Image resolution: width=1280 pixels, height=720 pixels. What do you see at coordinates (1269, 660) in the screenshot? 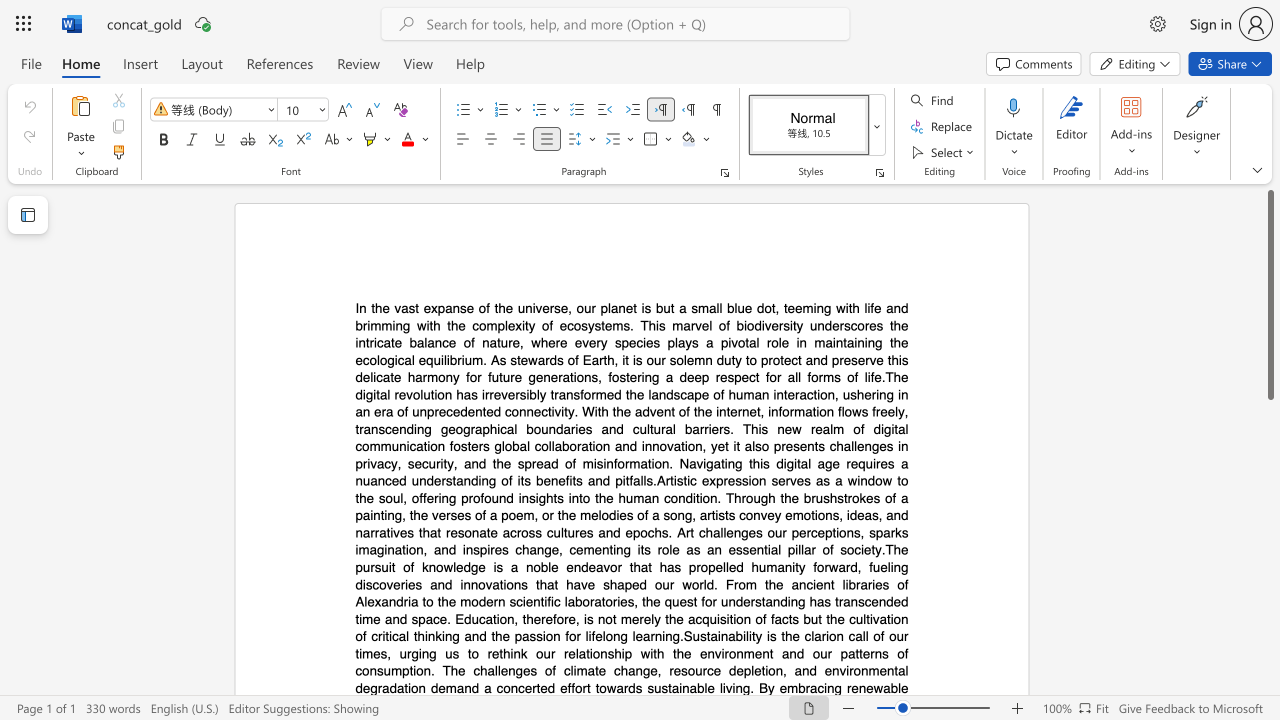
I see `the right-hand scrollbar to descend the page` at bounding box center [1269, 660].